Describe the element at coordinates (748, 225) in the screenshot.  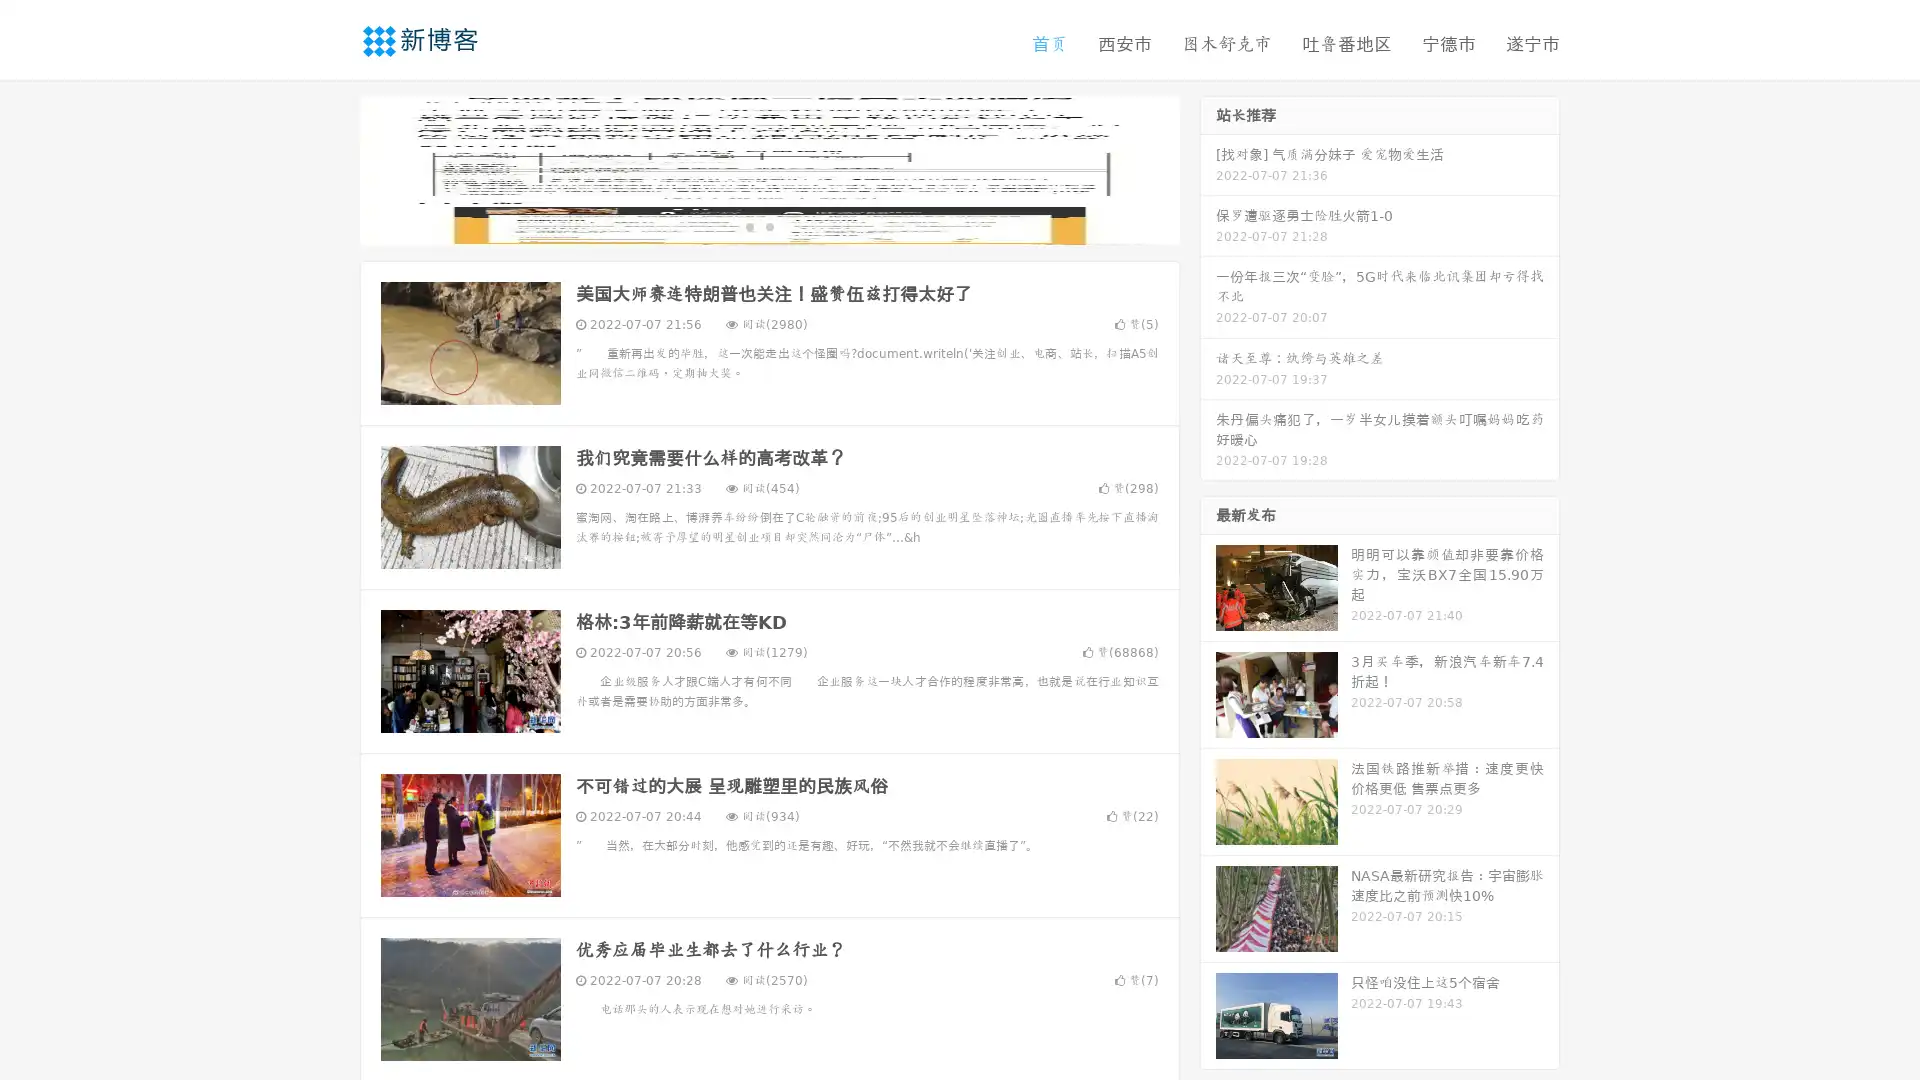
I see `Go to slide 1` at that location.